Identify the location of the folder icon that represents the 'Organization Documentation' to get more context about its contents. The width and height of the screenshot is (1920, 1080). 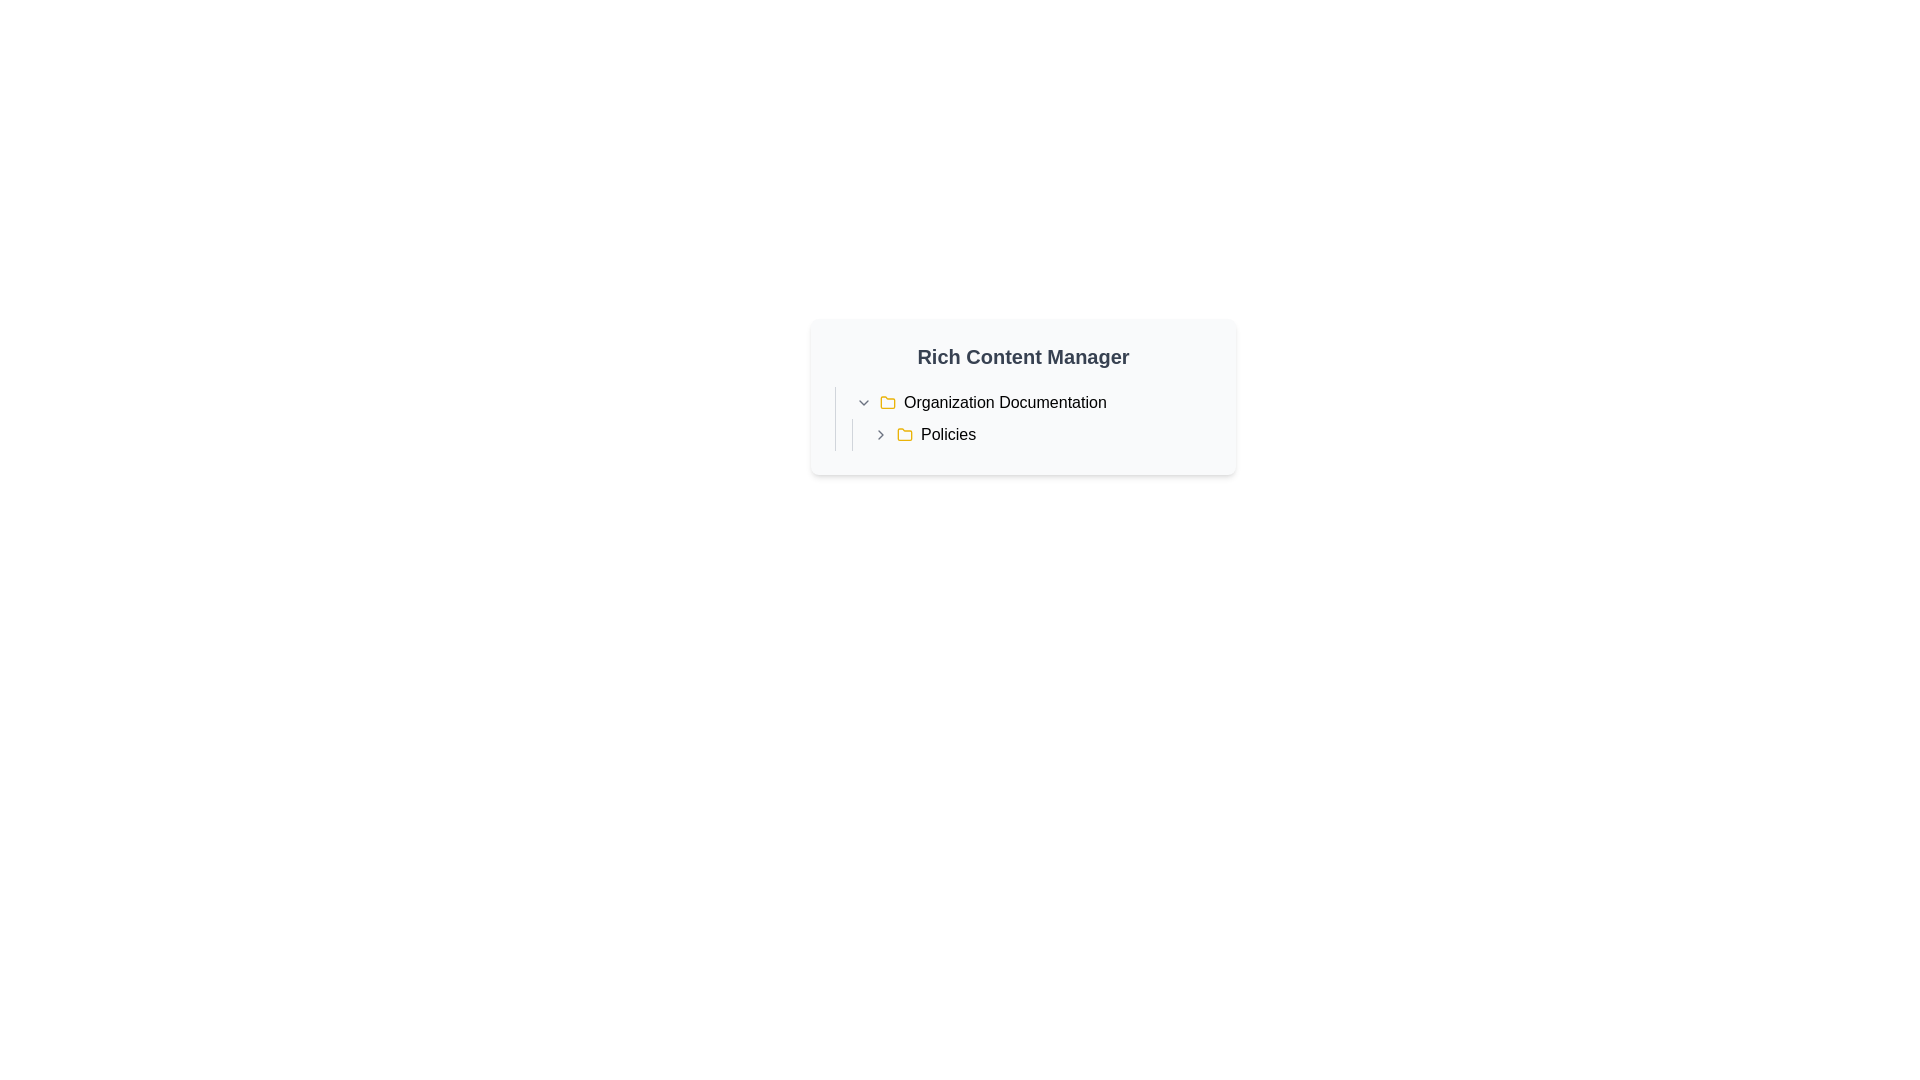
(887, 401).